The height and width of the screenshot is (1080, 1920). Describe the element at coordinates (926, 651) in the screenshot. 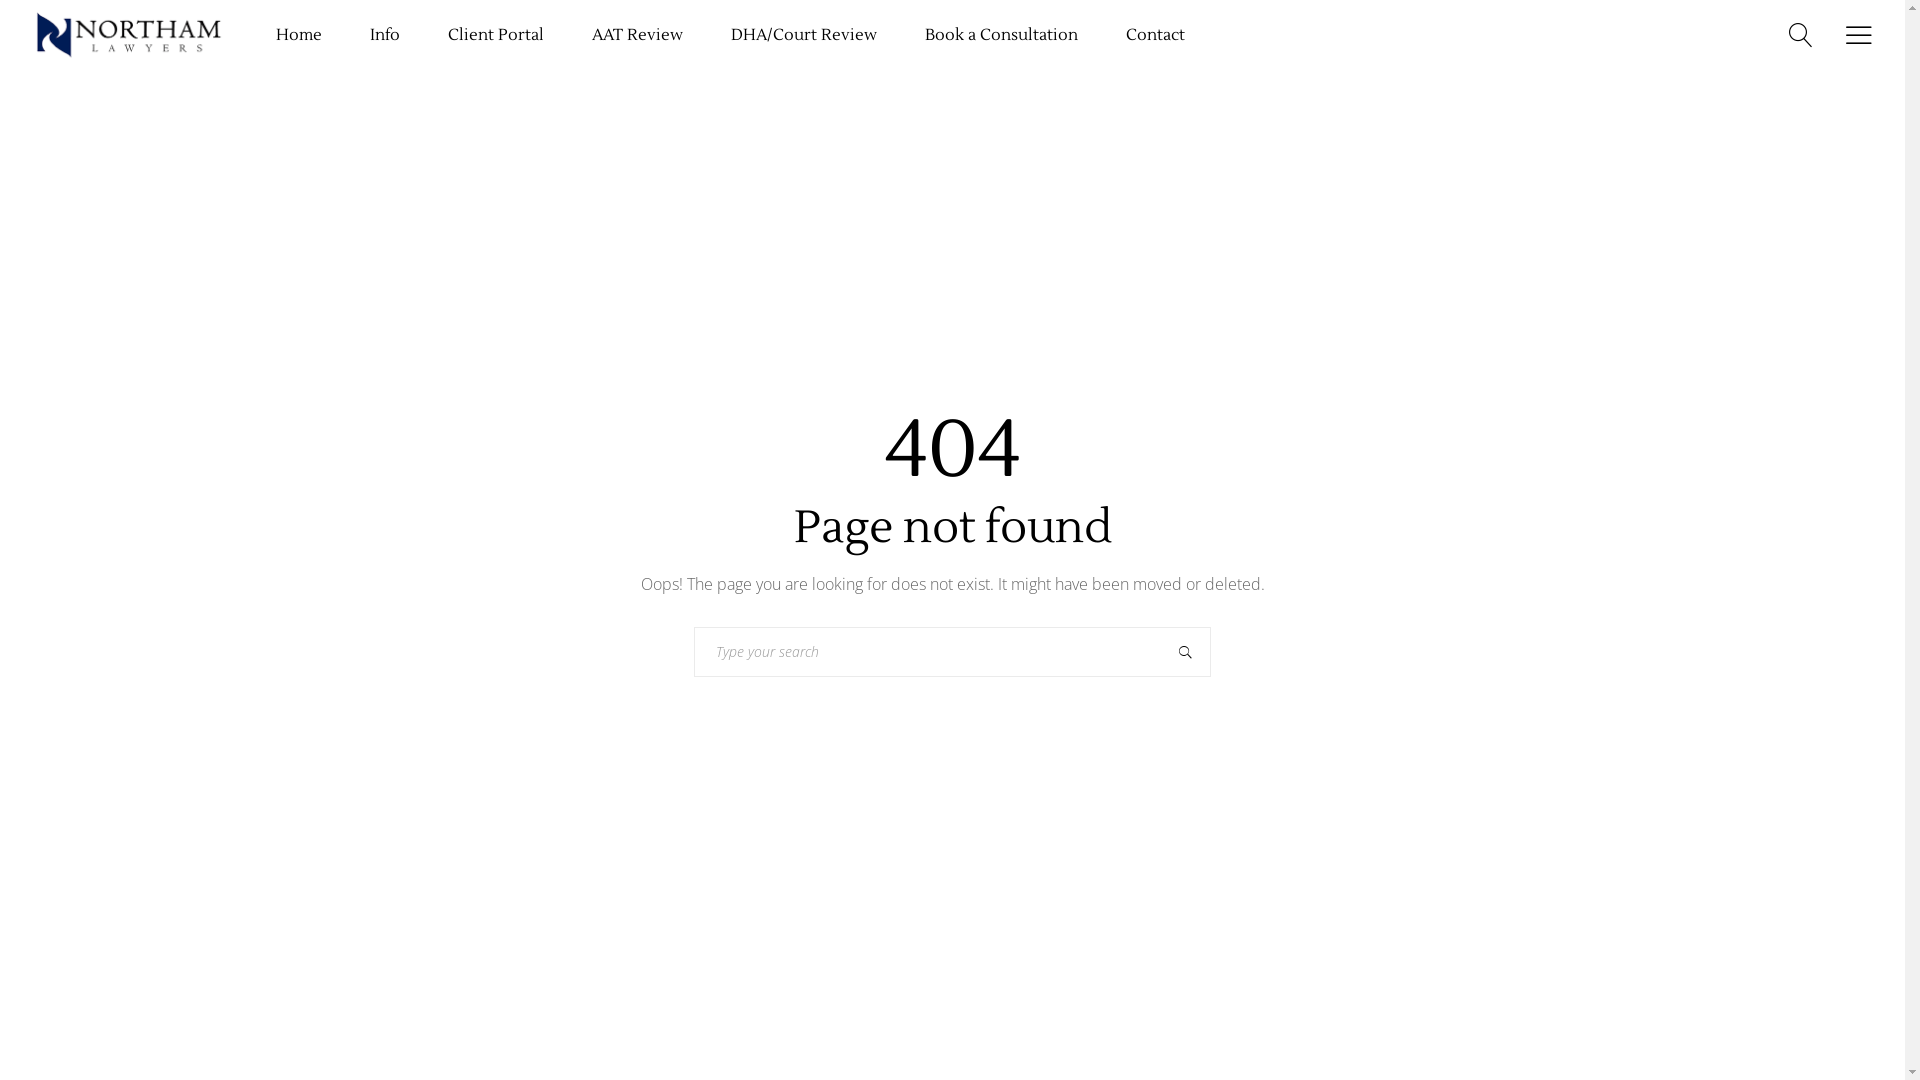

I see `'Search for:'` at that location.